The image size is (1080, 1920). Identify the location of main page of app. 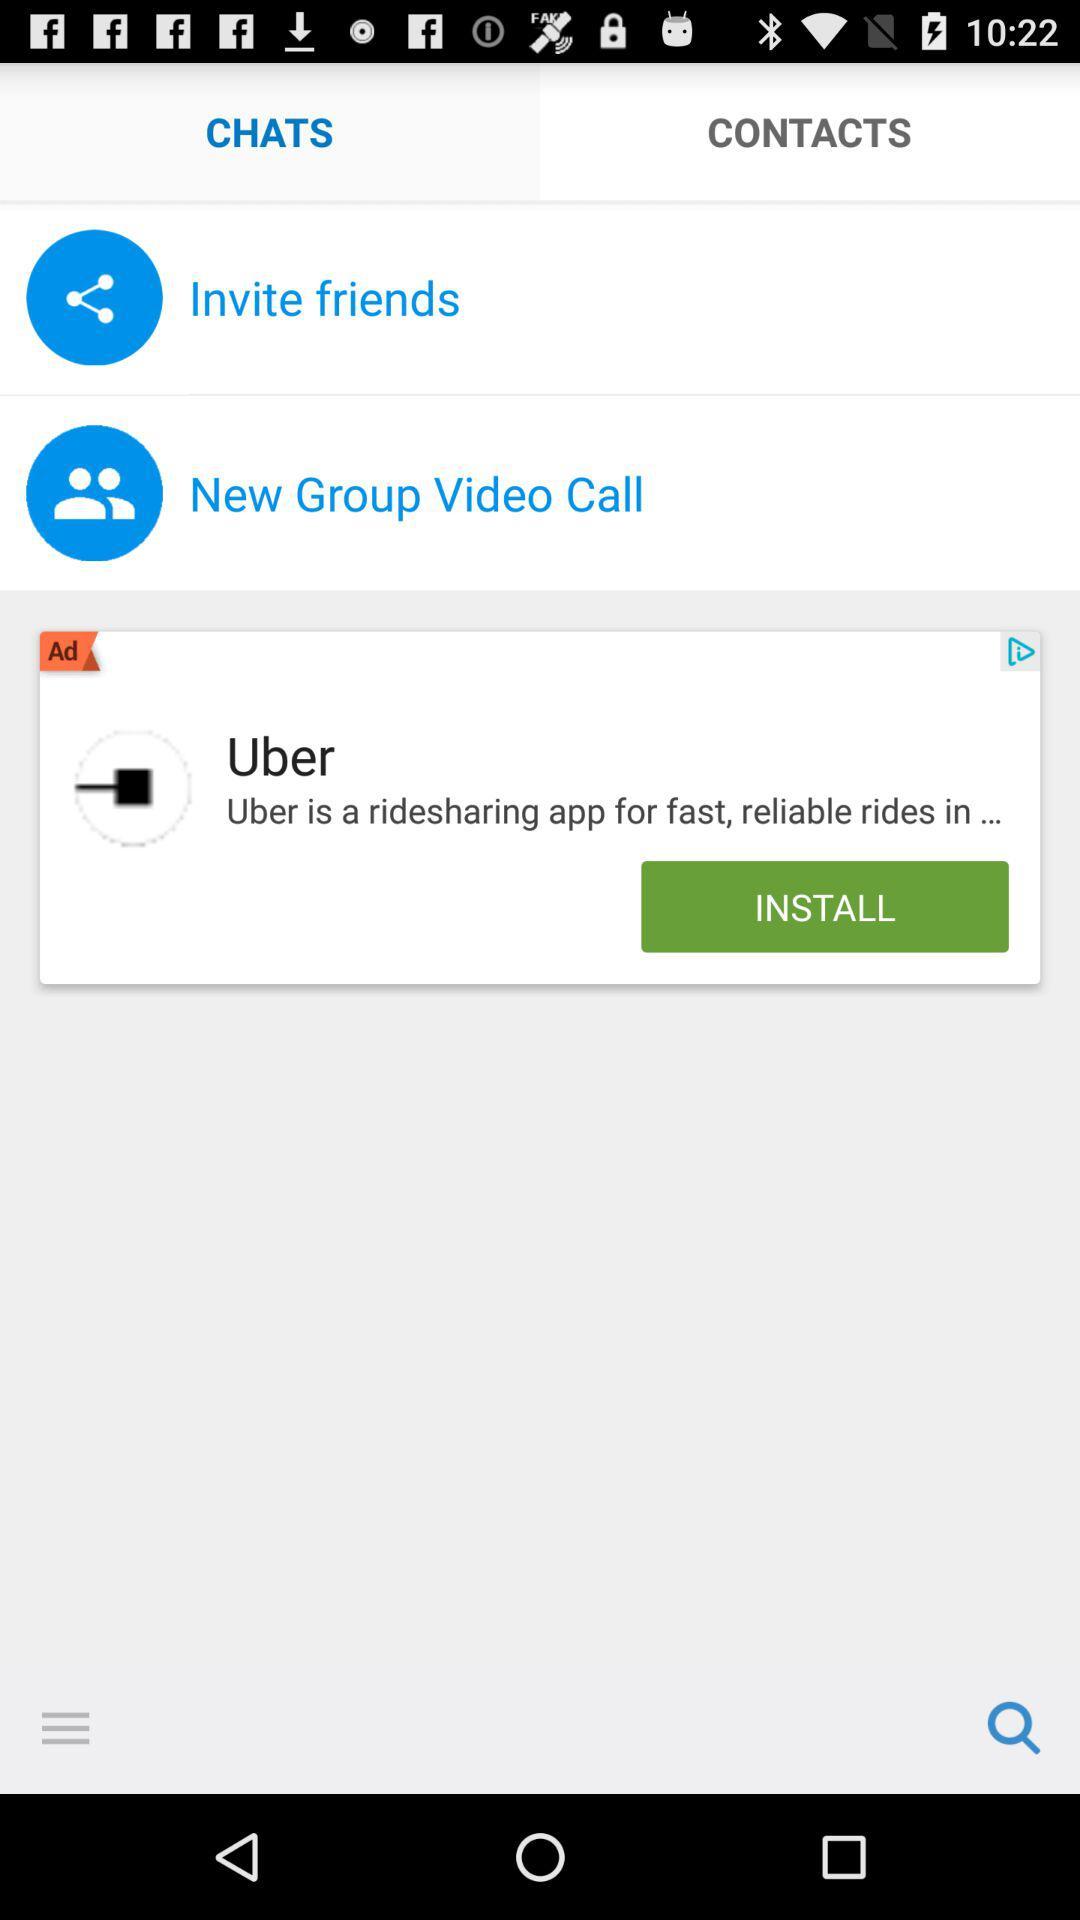
(133, 787).